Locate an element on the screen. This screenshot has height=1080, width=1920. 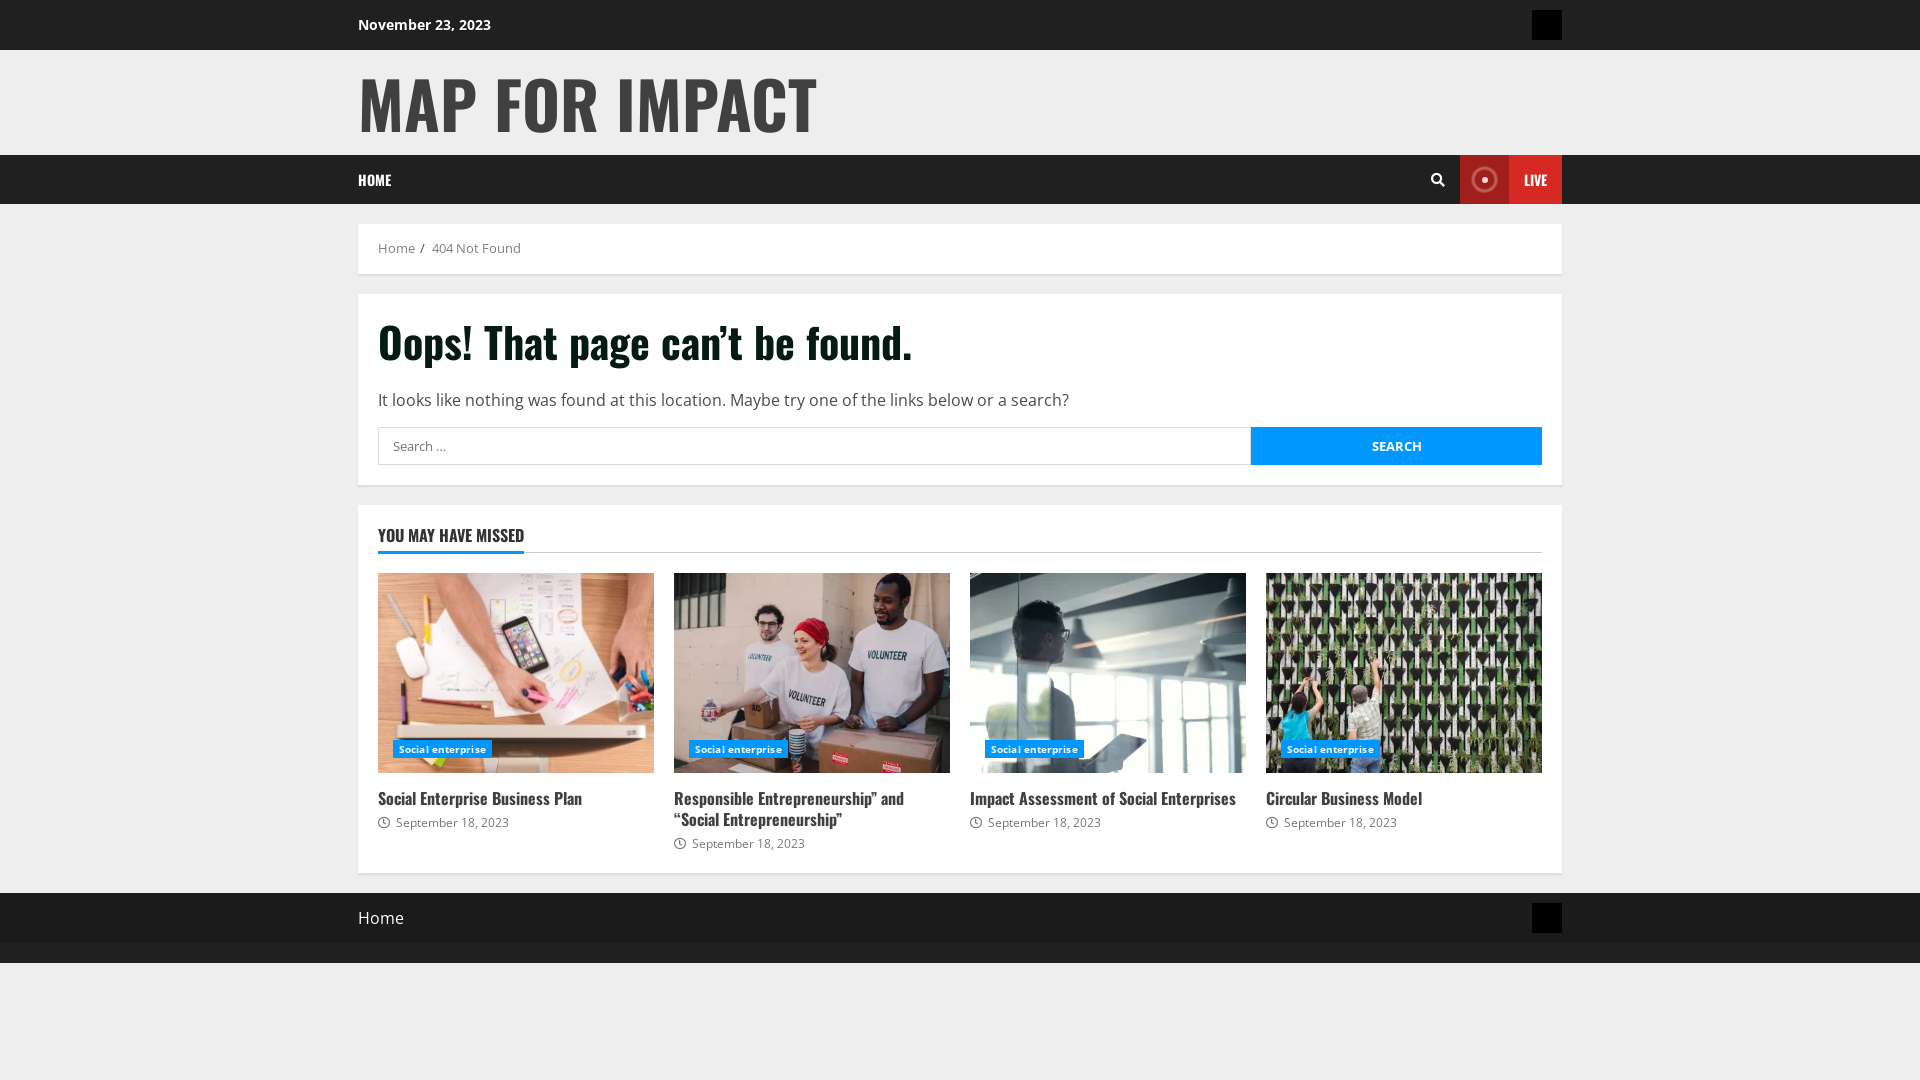
'Circular Business Model' is located at coordinates (1402, 672).